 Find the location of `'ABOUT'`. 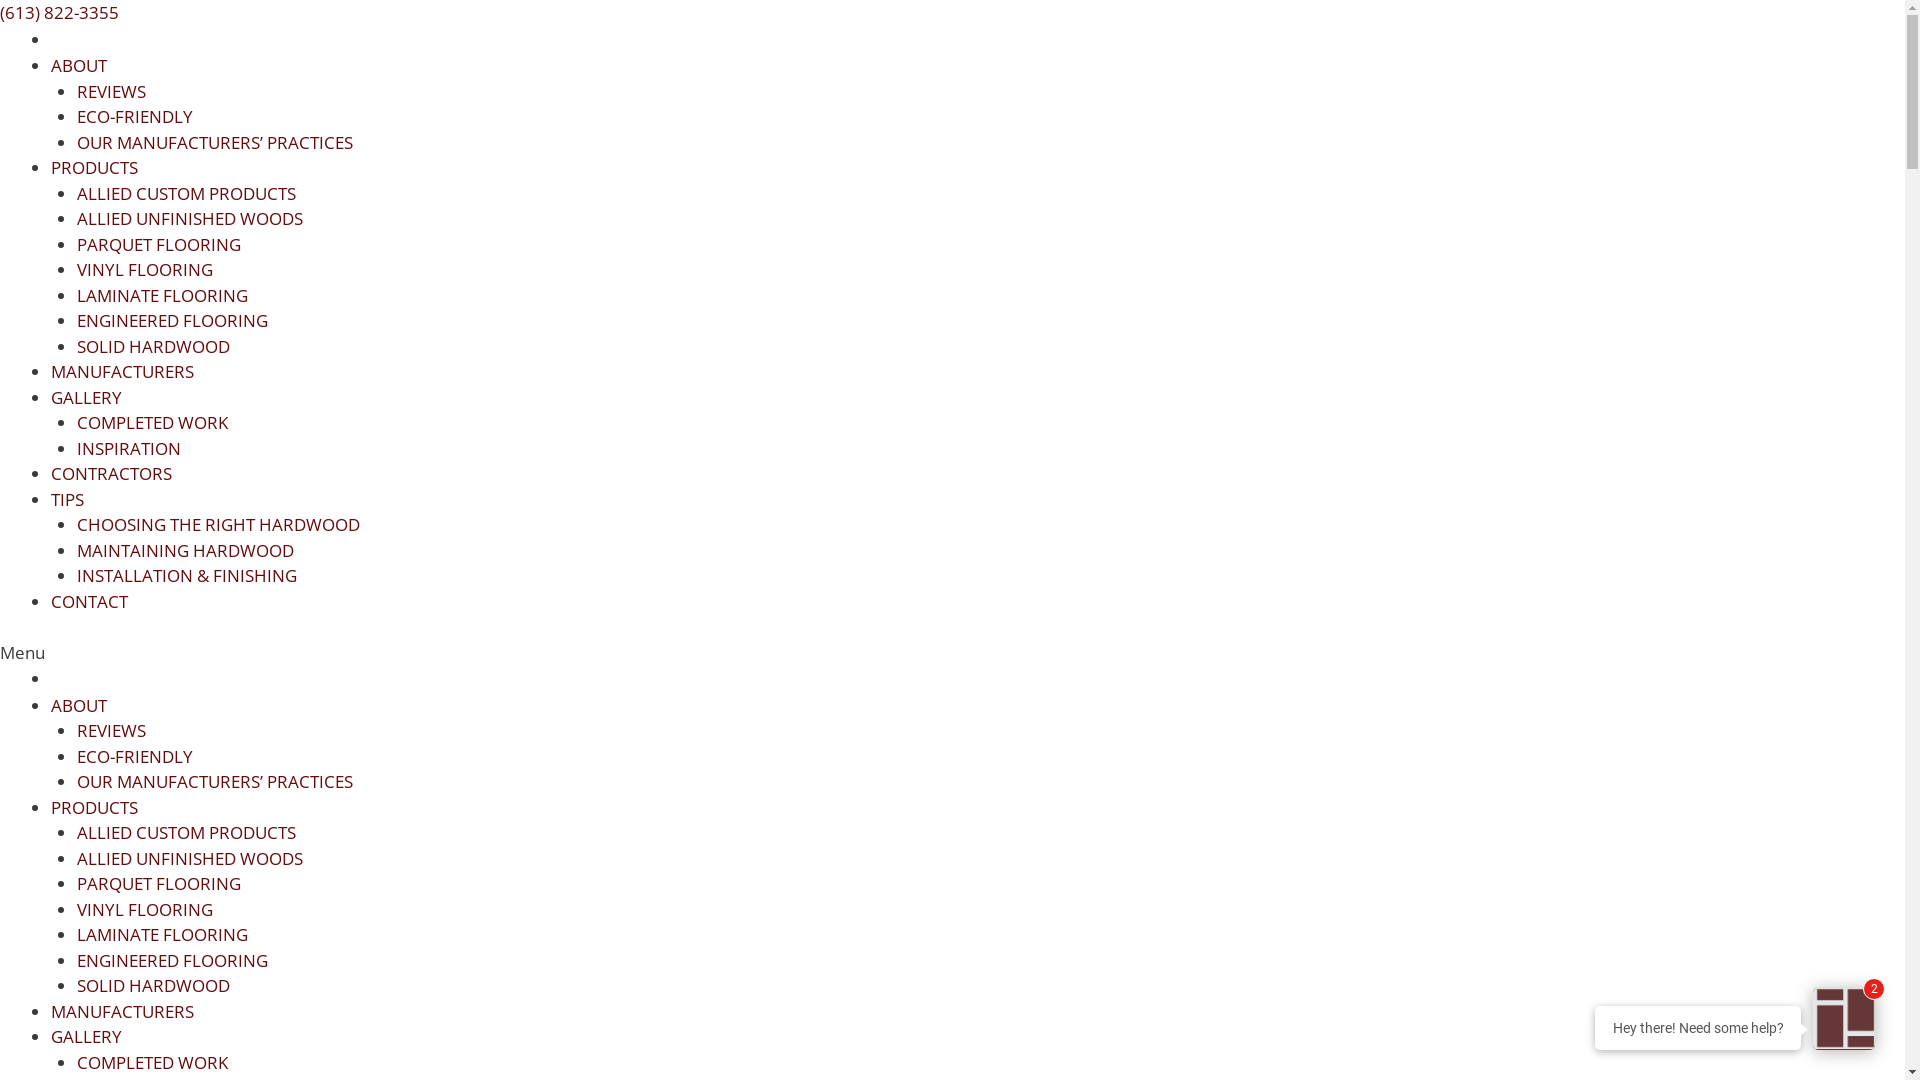

'ABOUT' is located at coordinates (78, 704).